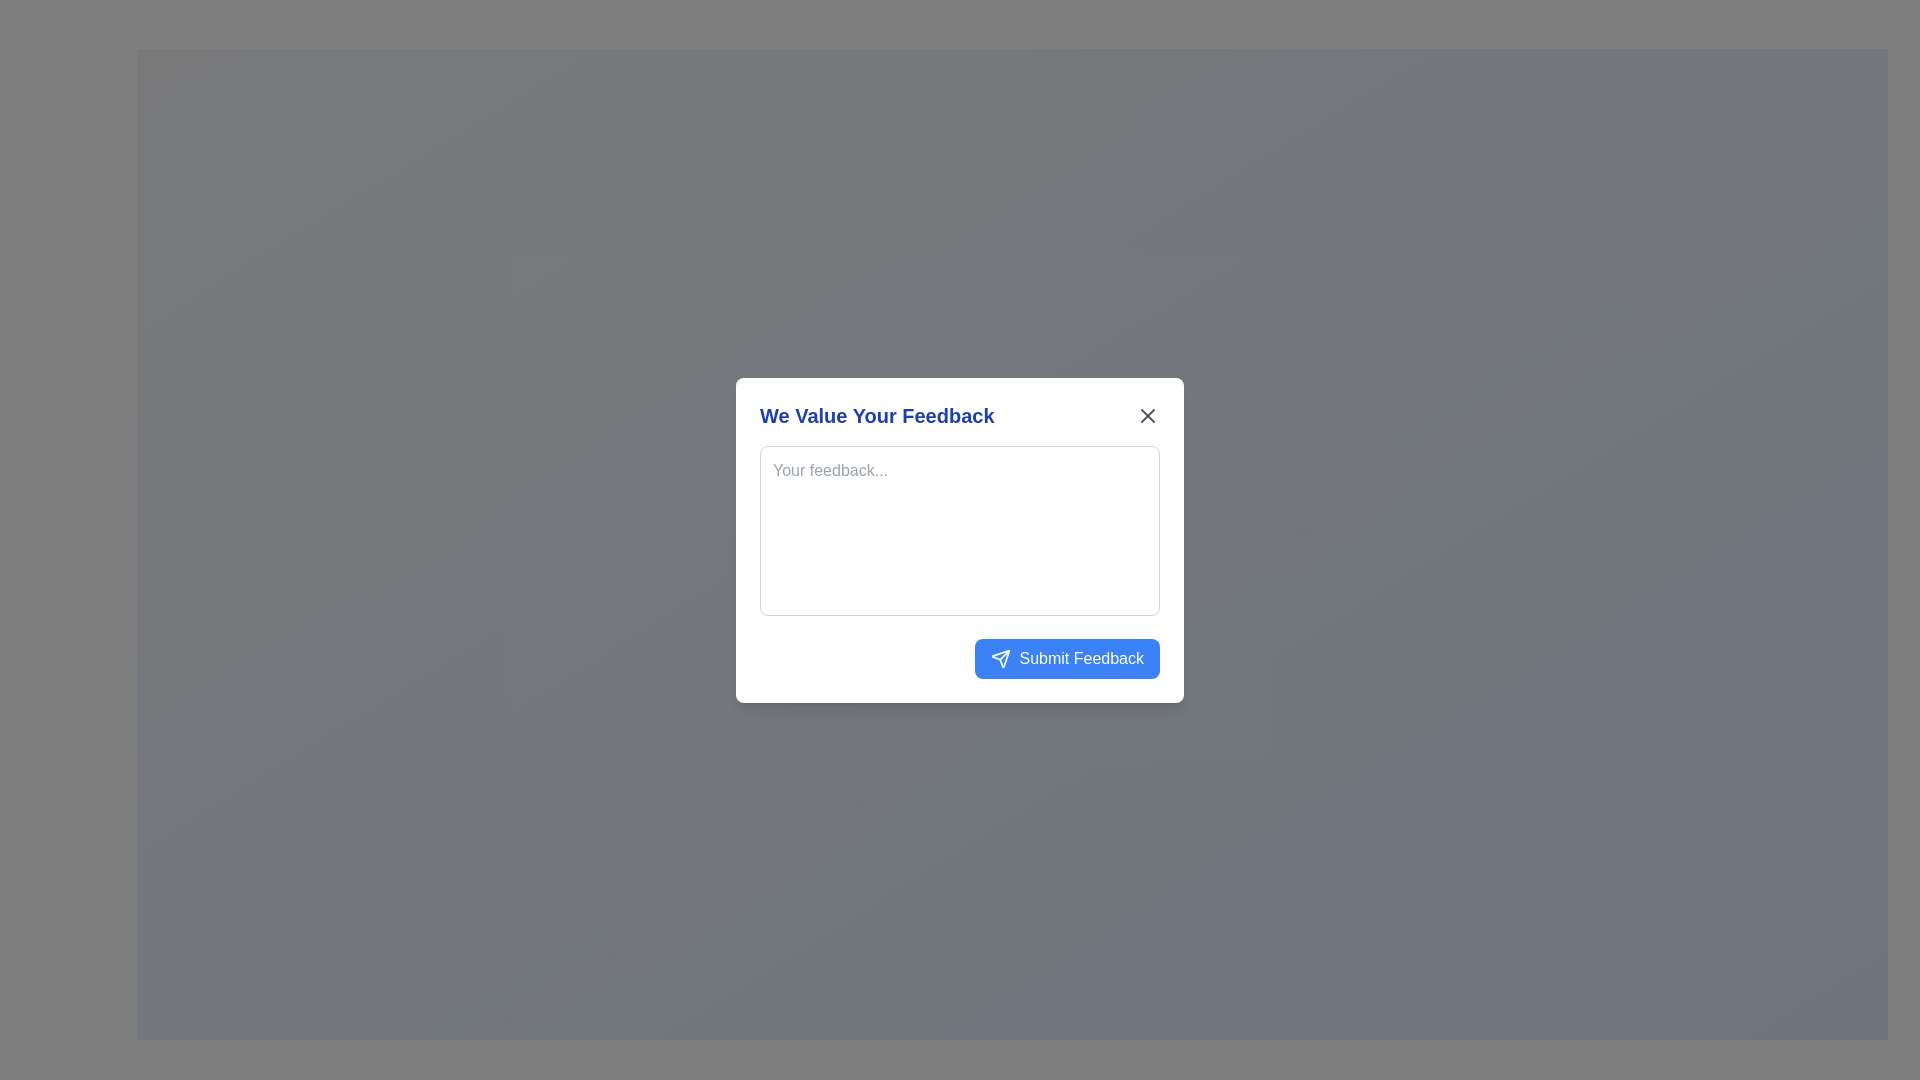 This screenshot has height=1080, width=1920. I want to click on the decorative icon for the 'Submit Feedback' button, which is located to the immediate left of the 'Submit Feedback' text within the blue button in the feedback dialog box, so click(1001, 658).